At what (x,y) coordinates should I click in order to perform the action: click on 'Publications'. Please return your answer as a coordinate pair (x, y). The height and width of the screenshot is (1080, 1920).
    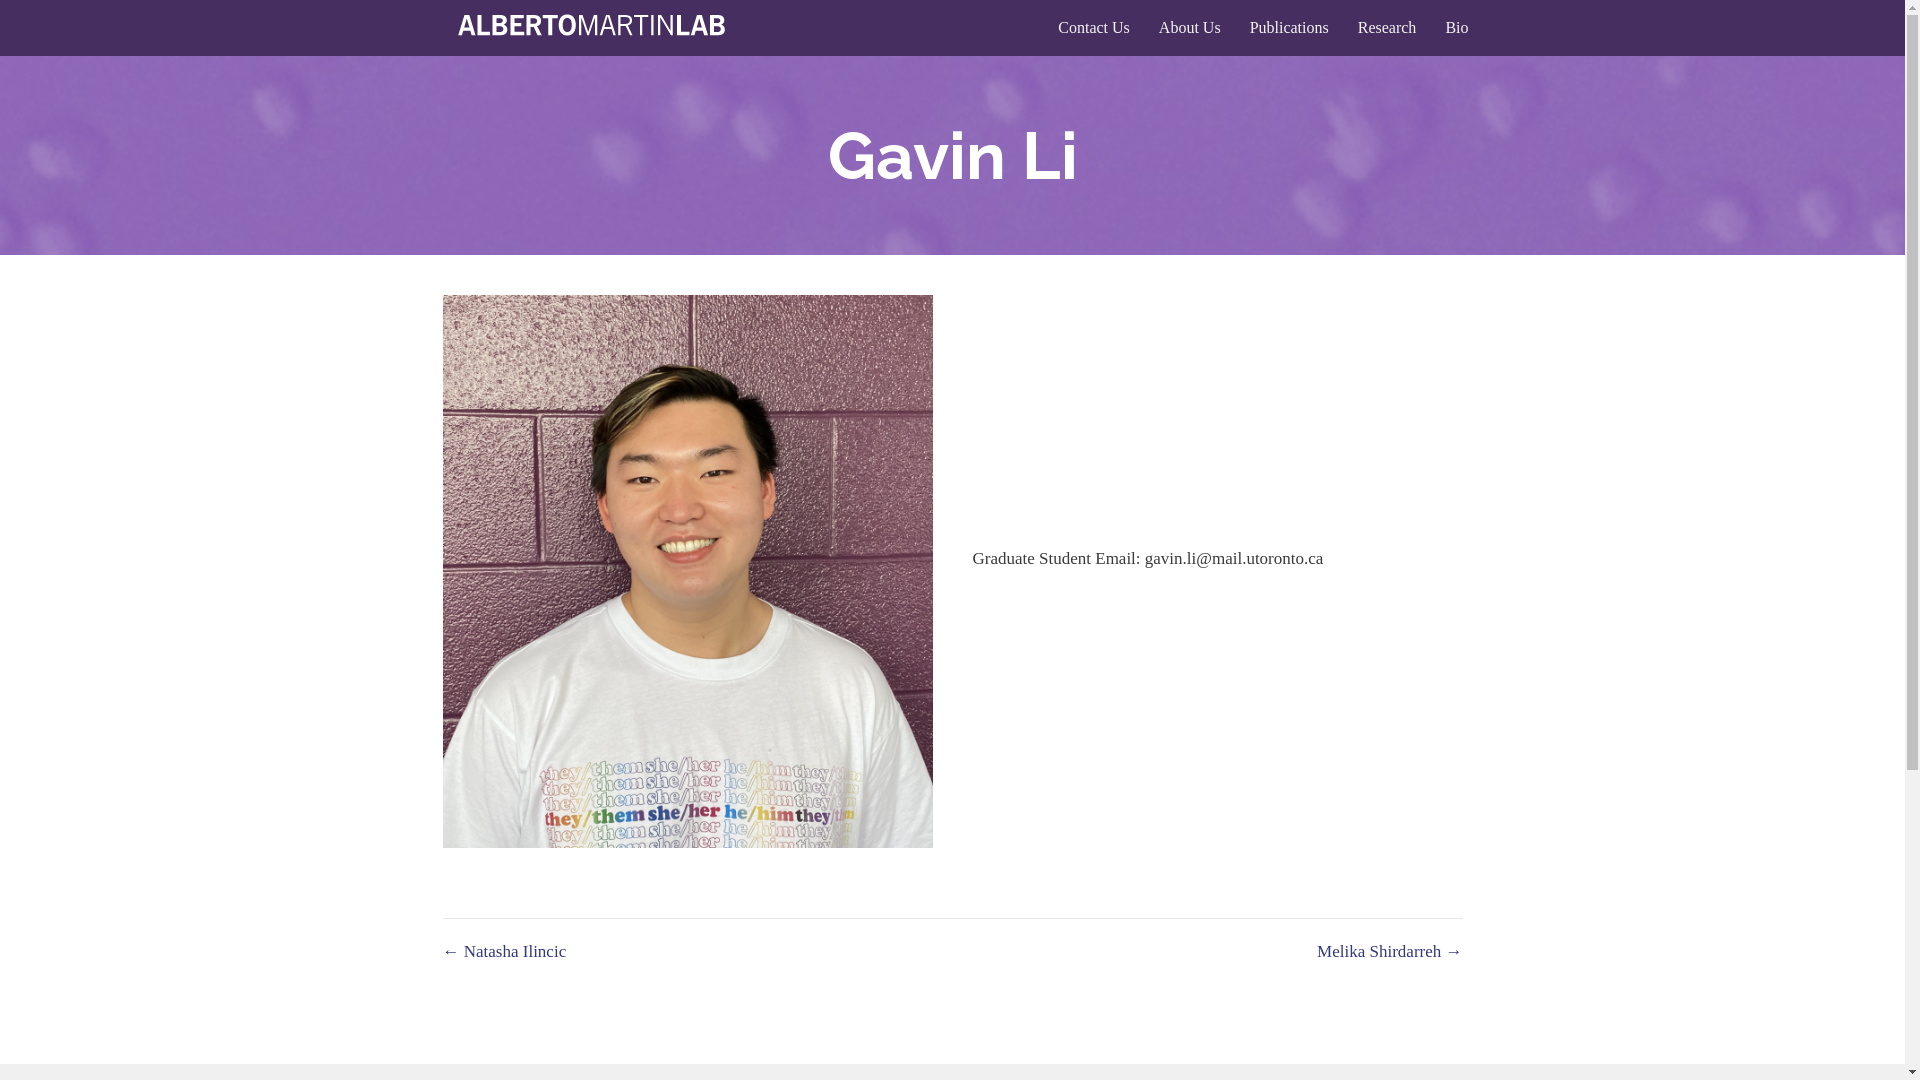
    Looking at the image, I should click on (1289, 27).